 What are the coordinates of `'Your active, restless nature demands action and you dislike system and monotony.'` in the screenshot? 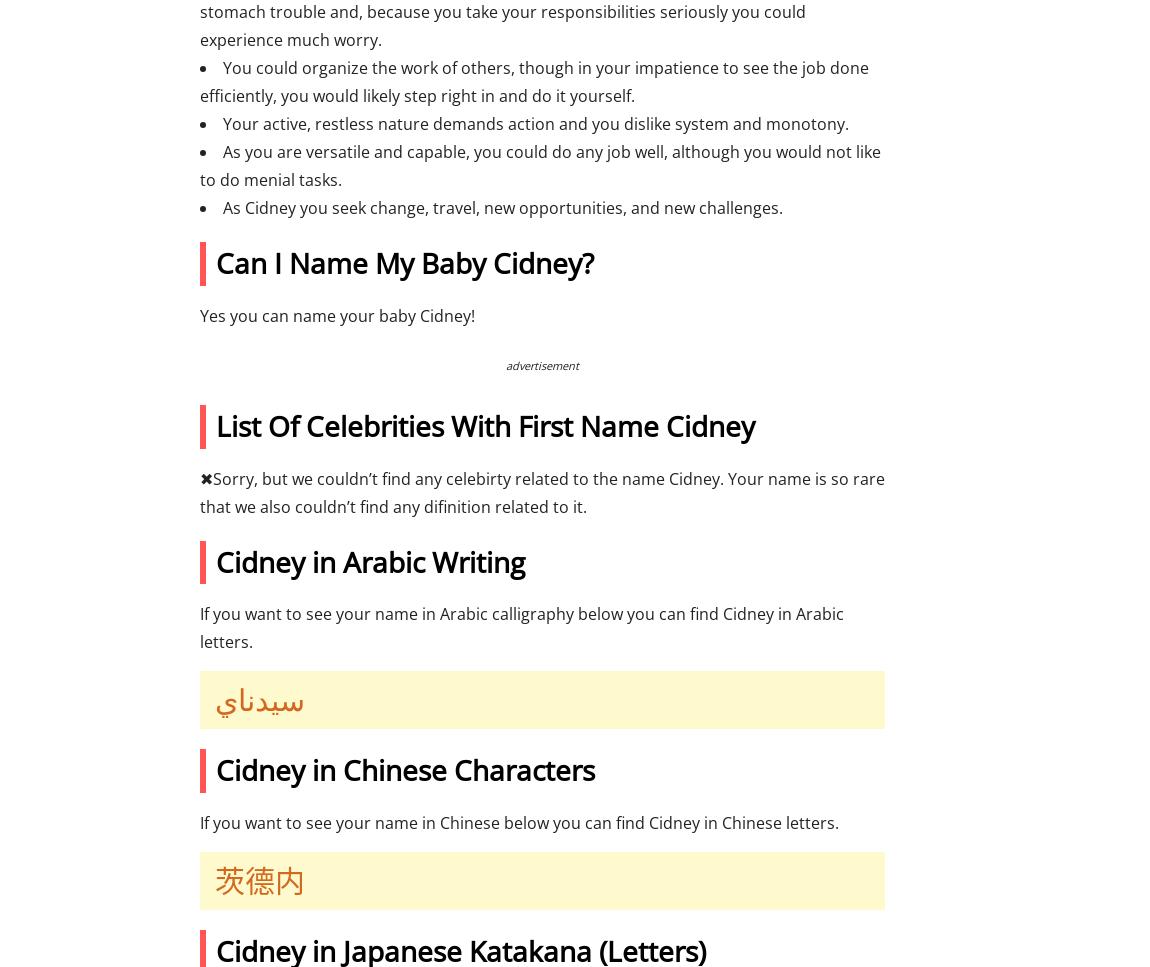 It's located at (536, 122).